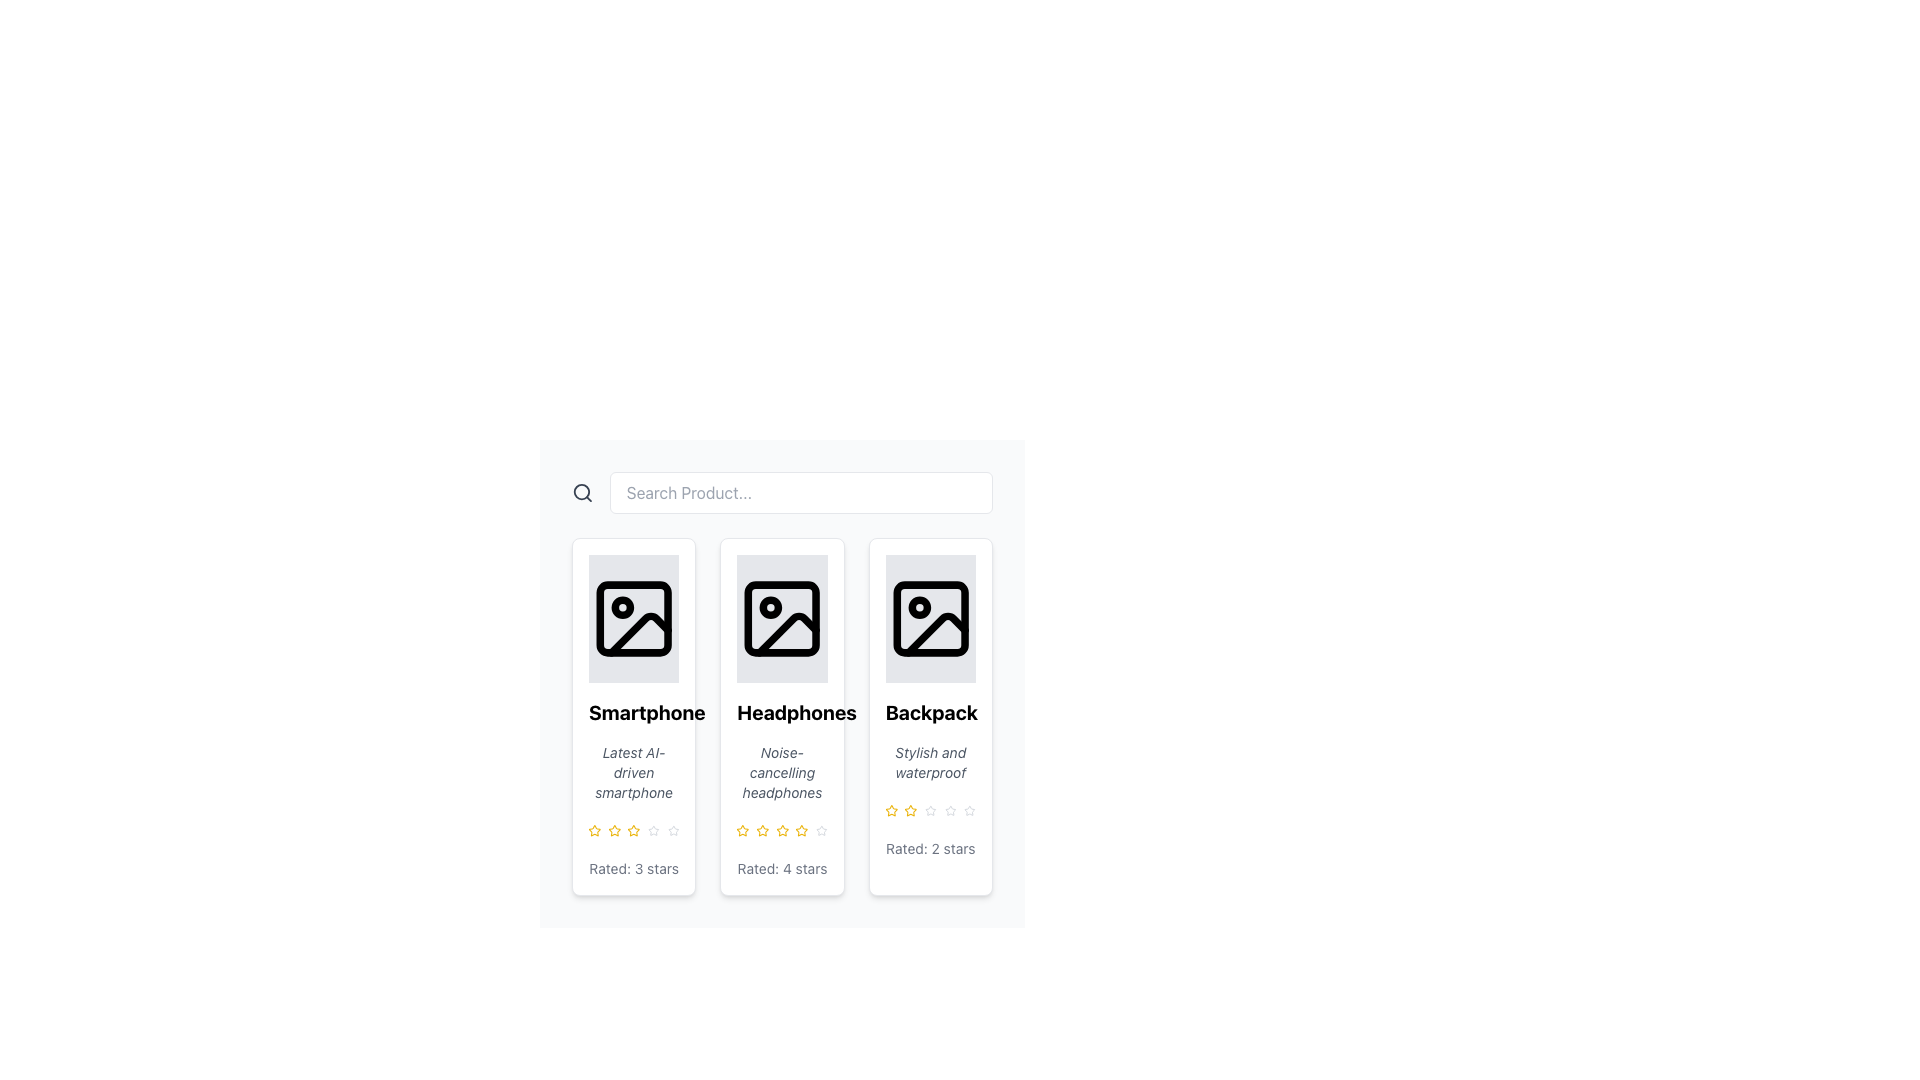  Describe the element at coordinates (781, 716) in the screenshot. I see `the 'Headphones' product card, which is the second card in a grid layout` at that location.